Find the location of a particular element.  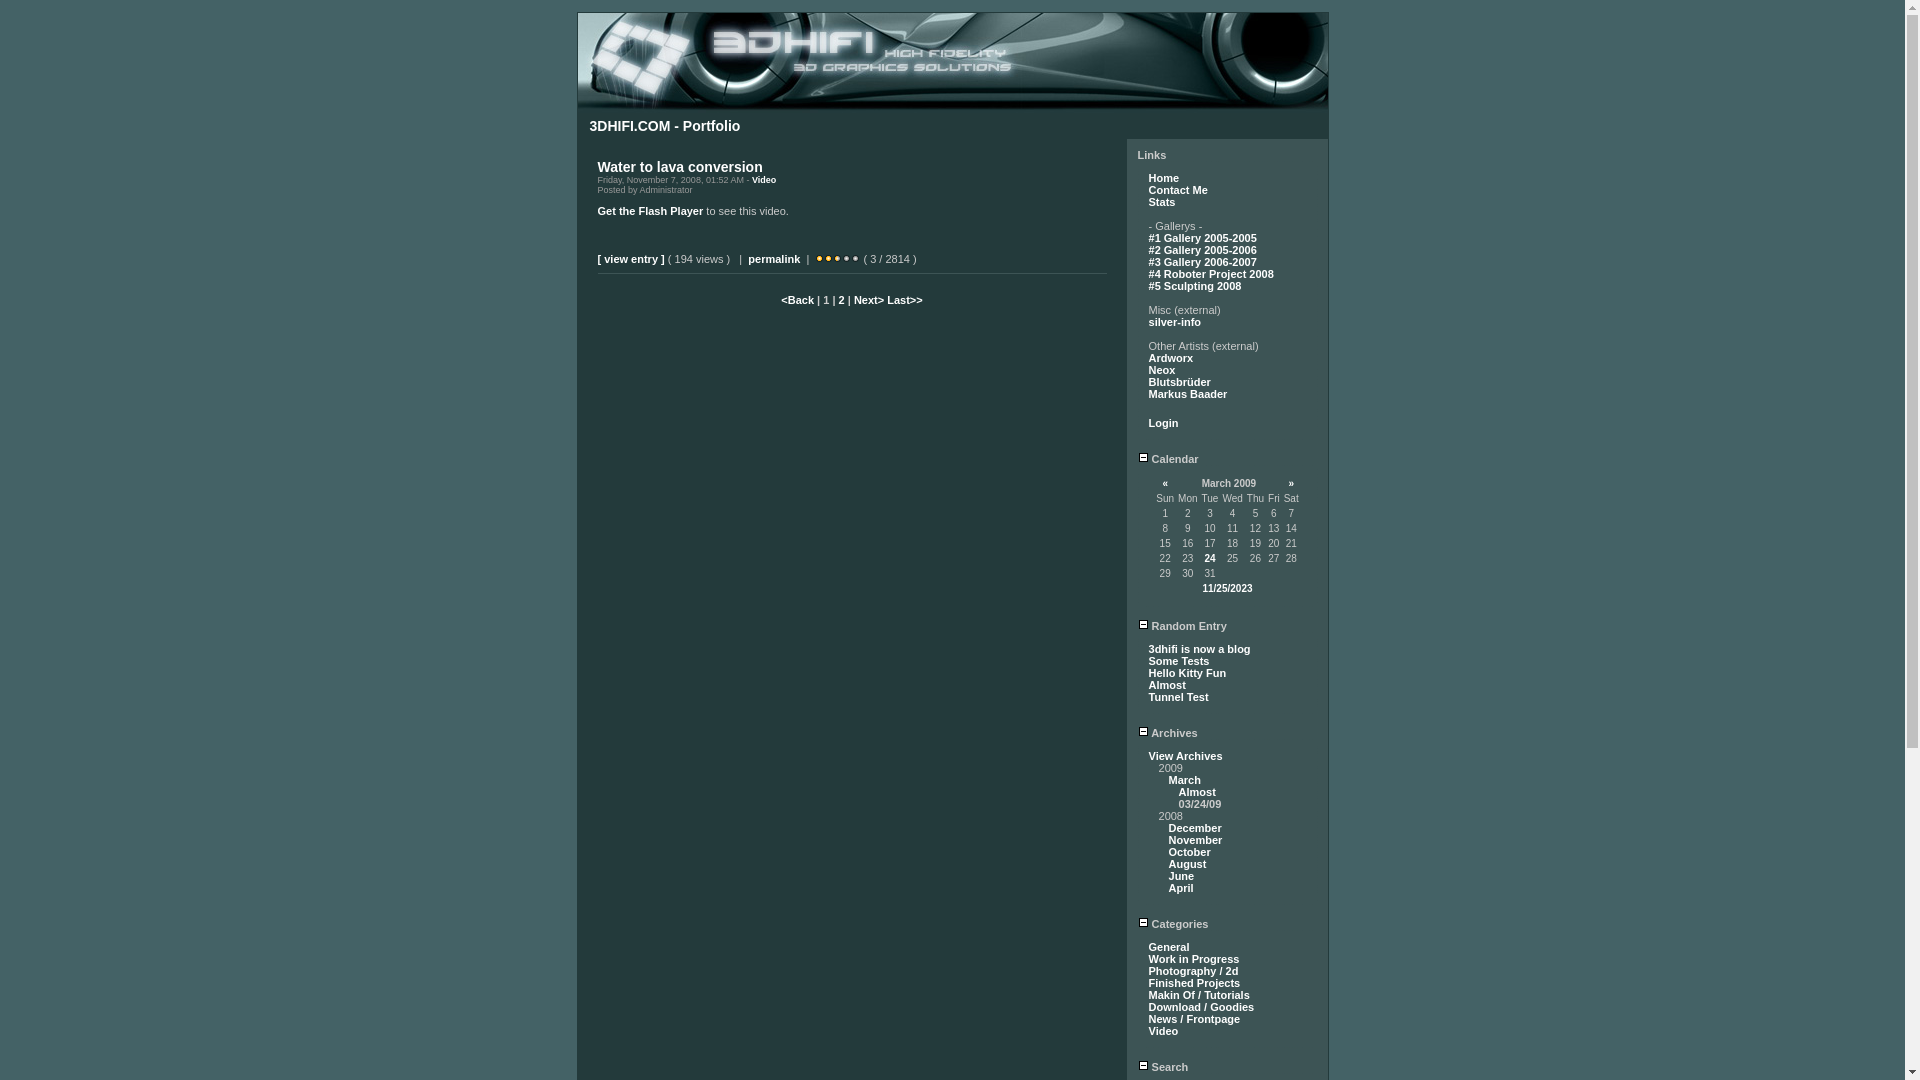

'View Archives' is located at coordinates (1185, 756).